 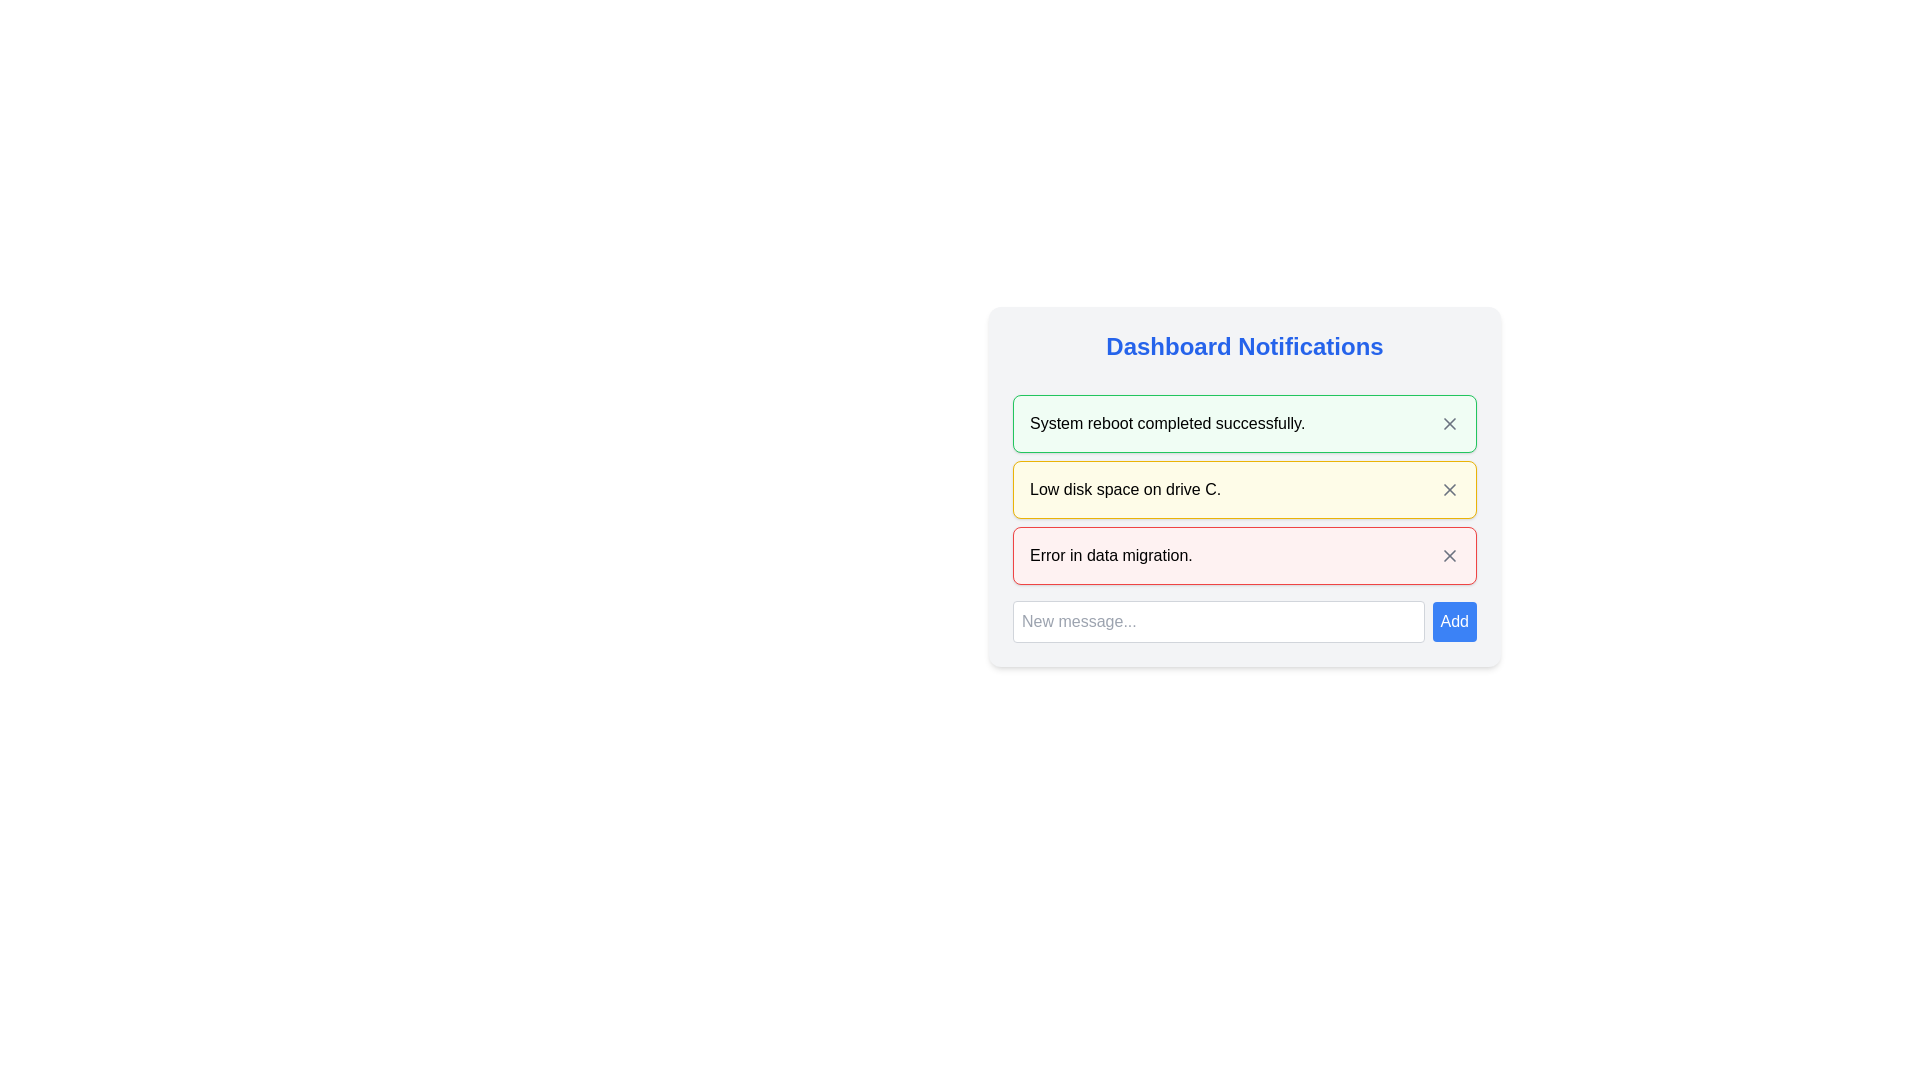 What do you see at coordinates (1449, 489) in the screenshot?
I see `the dismiss button (icon-based close button) located in the top-right corner of the yellow notification box for the low disk space message to trigger a tooltip or effect` at bounding box center [1449, 489].